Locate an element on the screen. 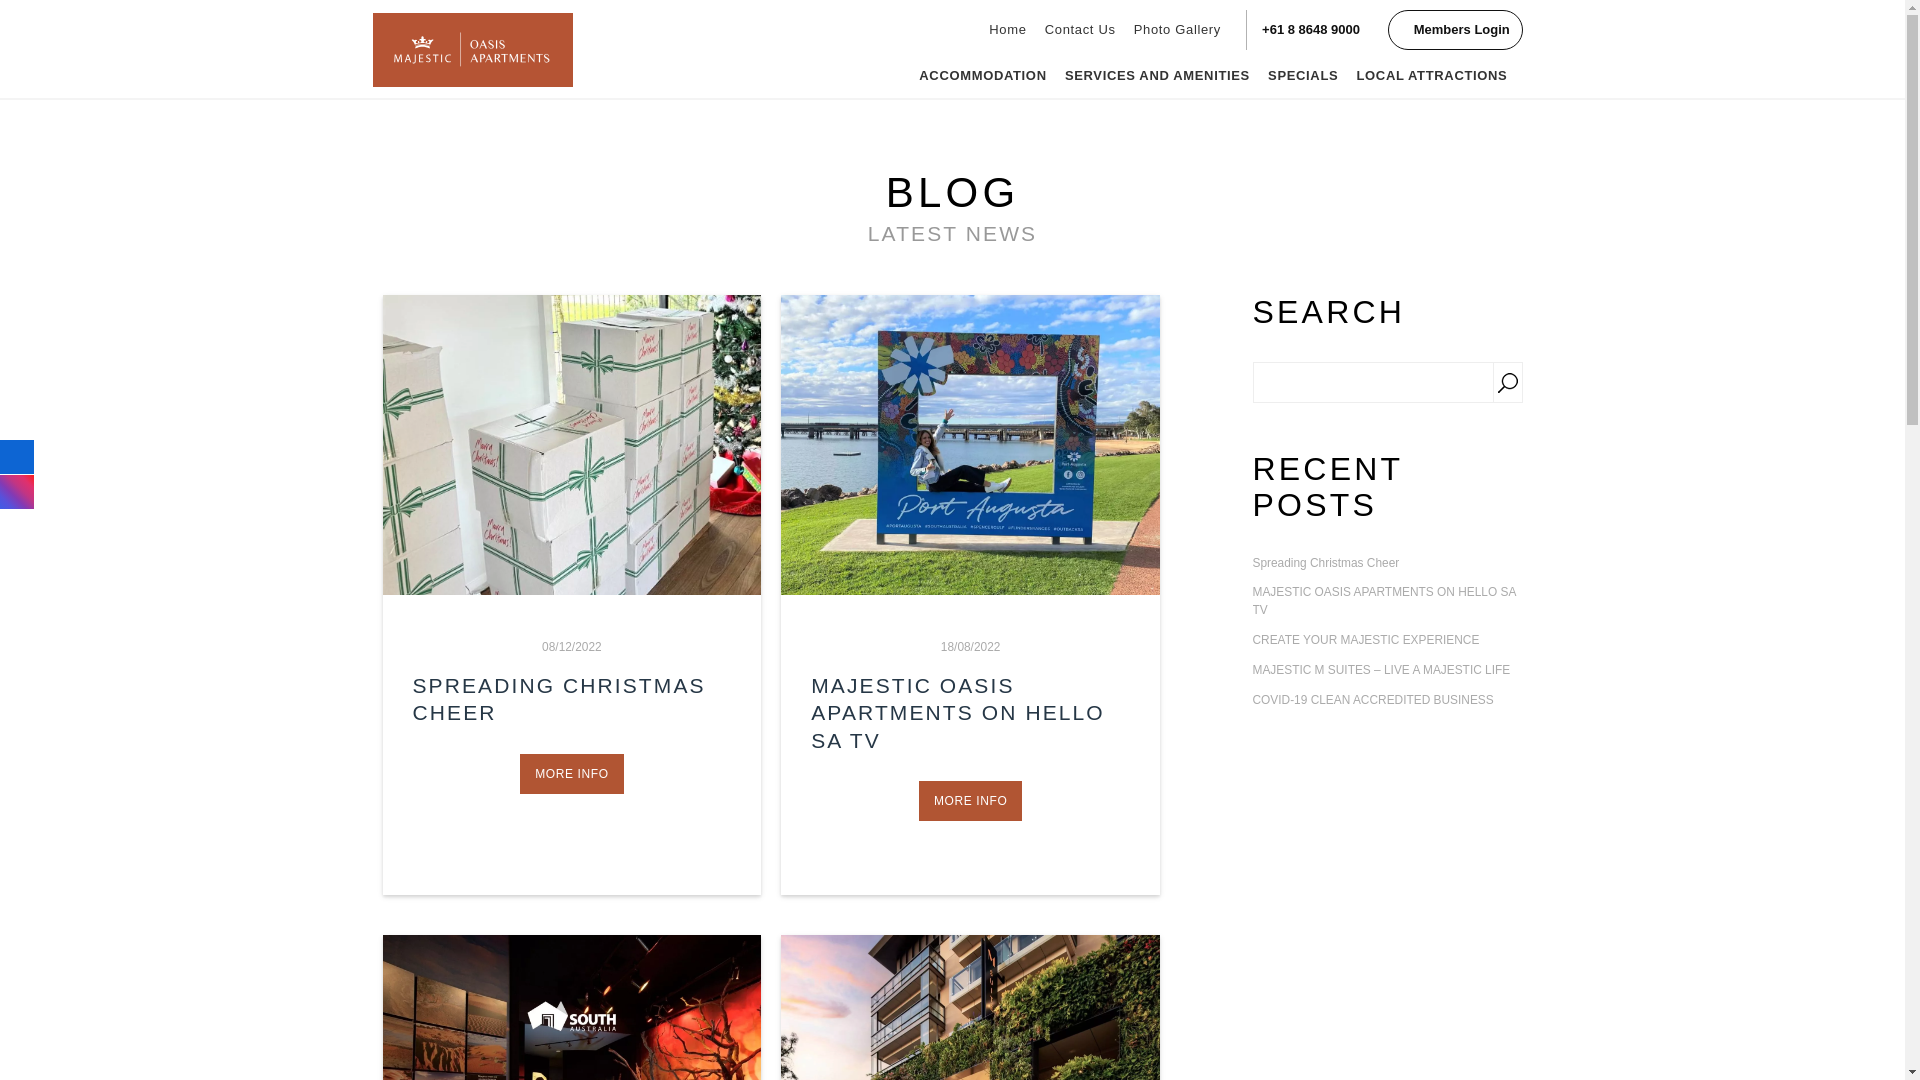 The width and height of the screenshot is (1920, 1080). 'Search' is located at coordinates (1492, 382).